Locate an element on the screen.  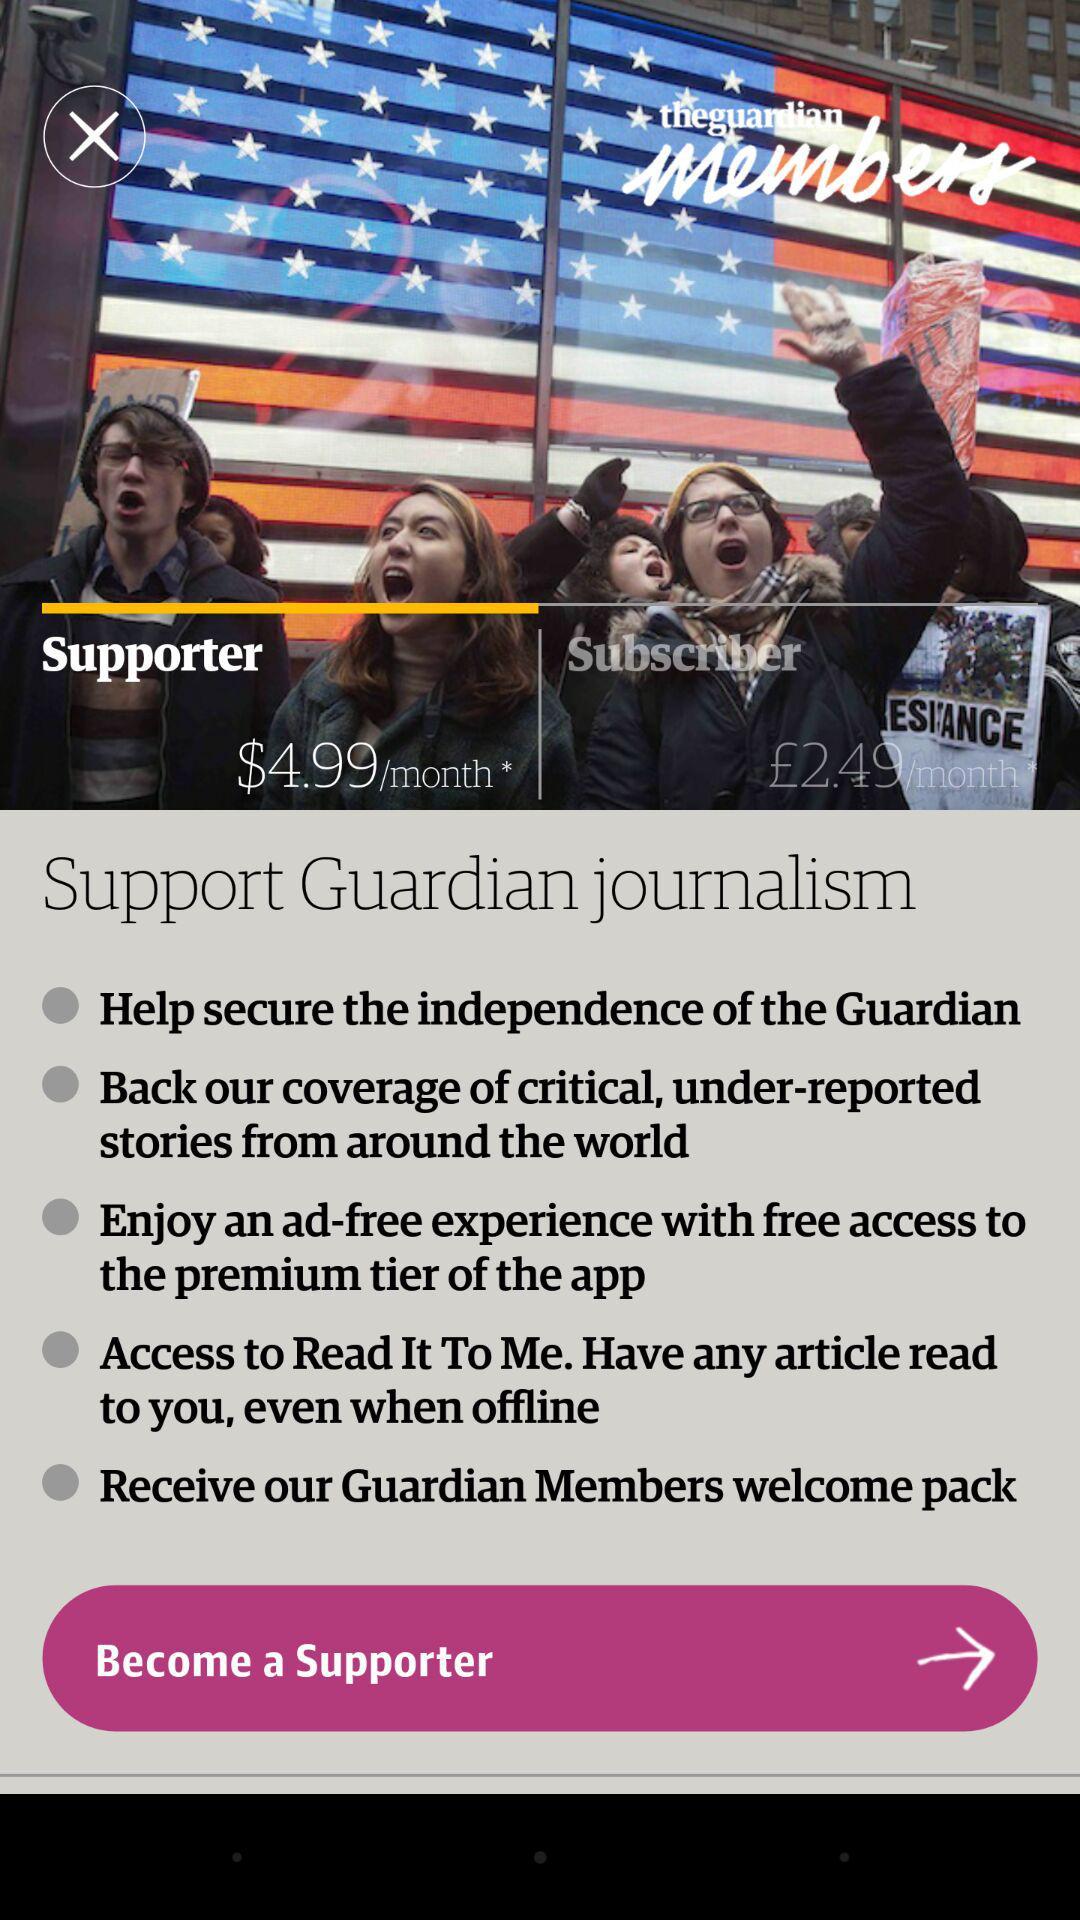
this offer is located at coordinates (94, 135).